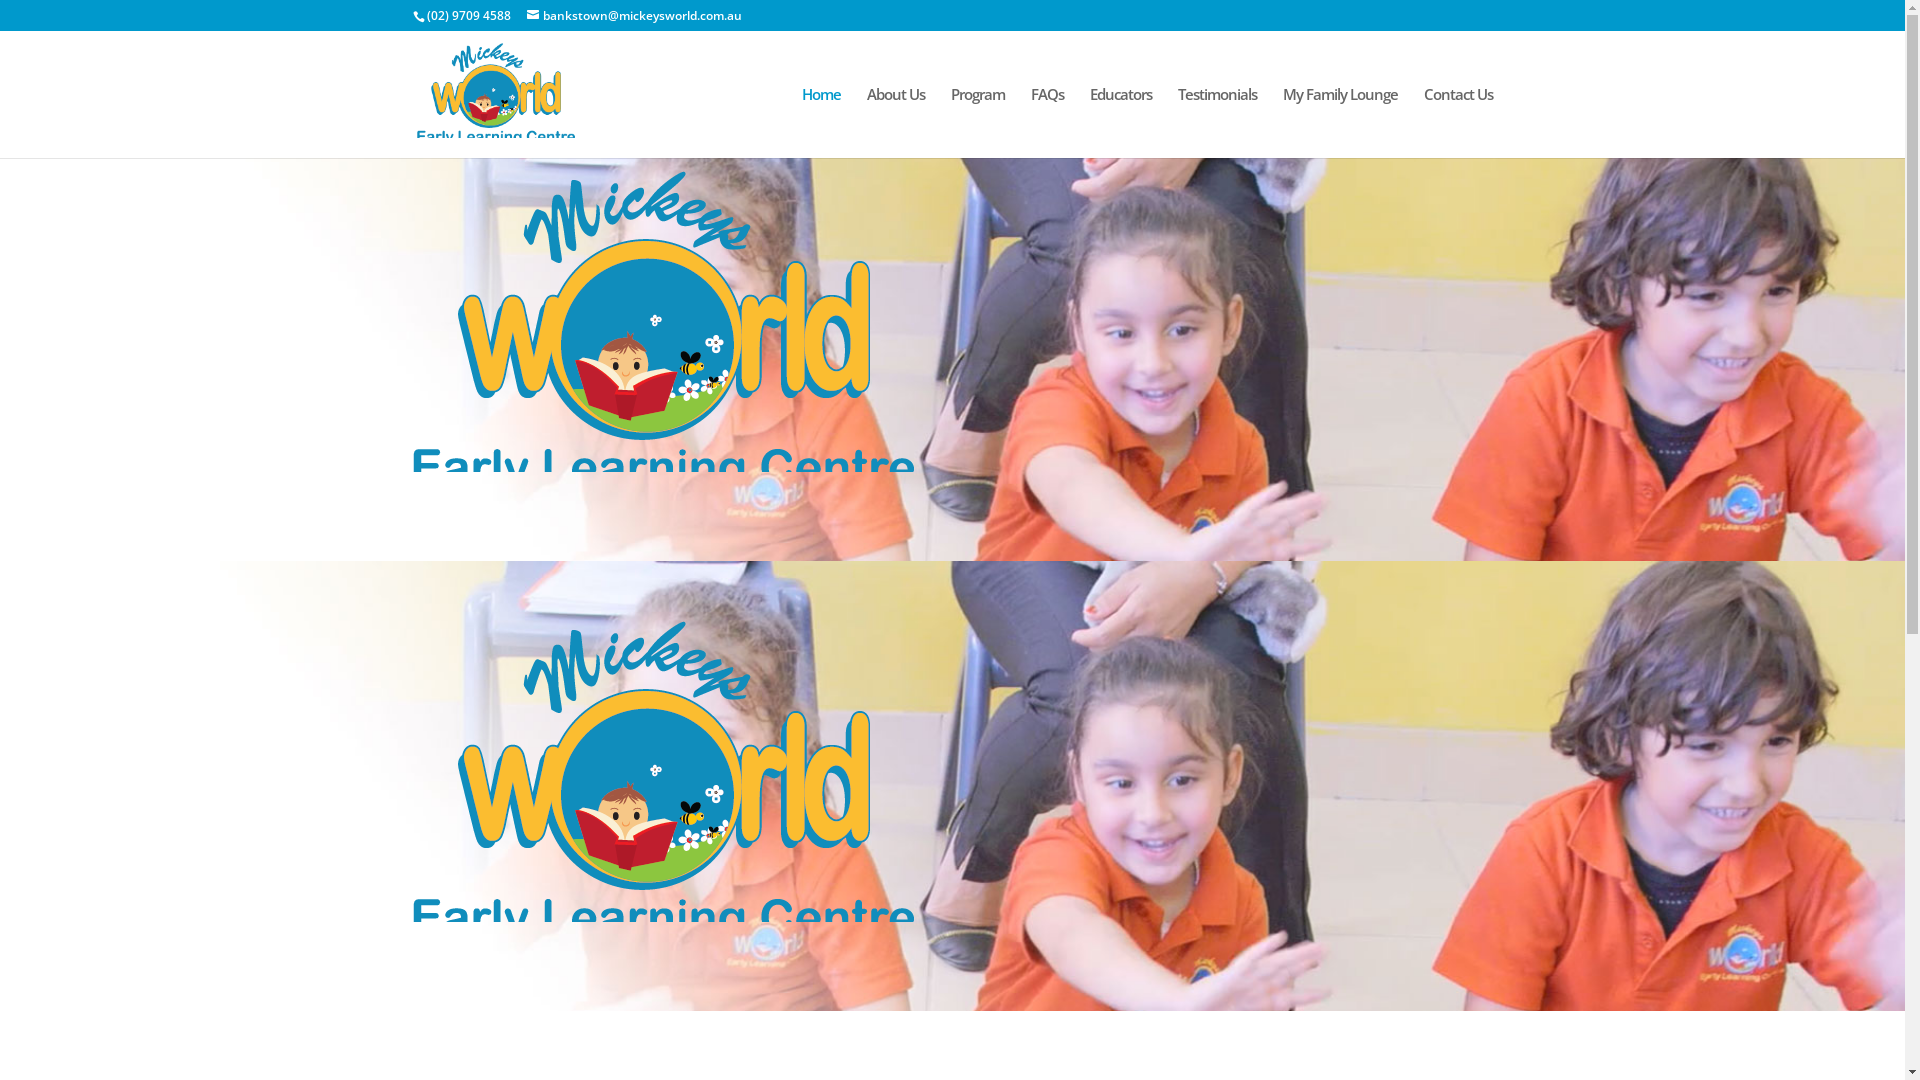 The width and height of the screenshot is (1920, 1080). I want to click on 'Educators', so click(1121, 122).